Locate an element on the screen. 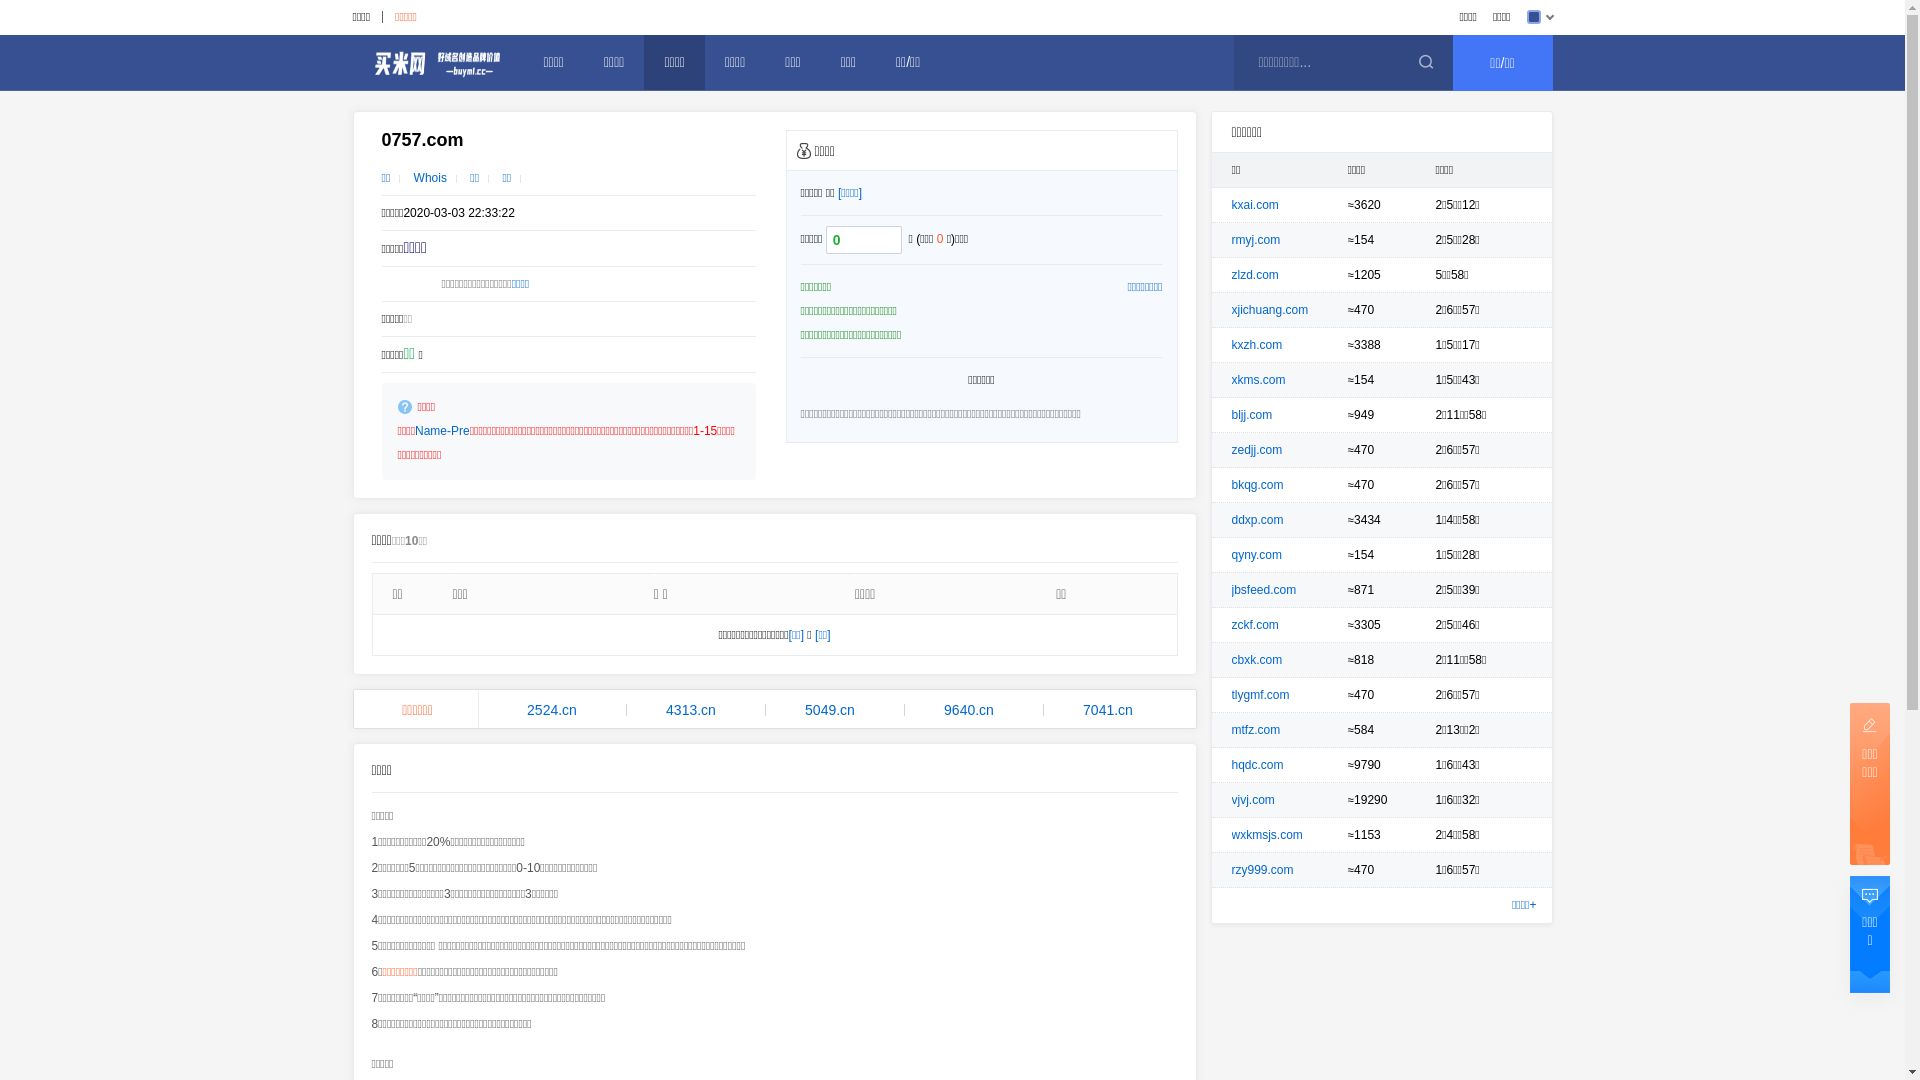 The height and width of the screenshot is (1080, 1920). 'mtfz.com' is located at coordinates (1255, 729).